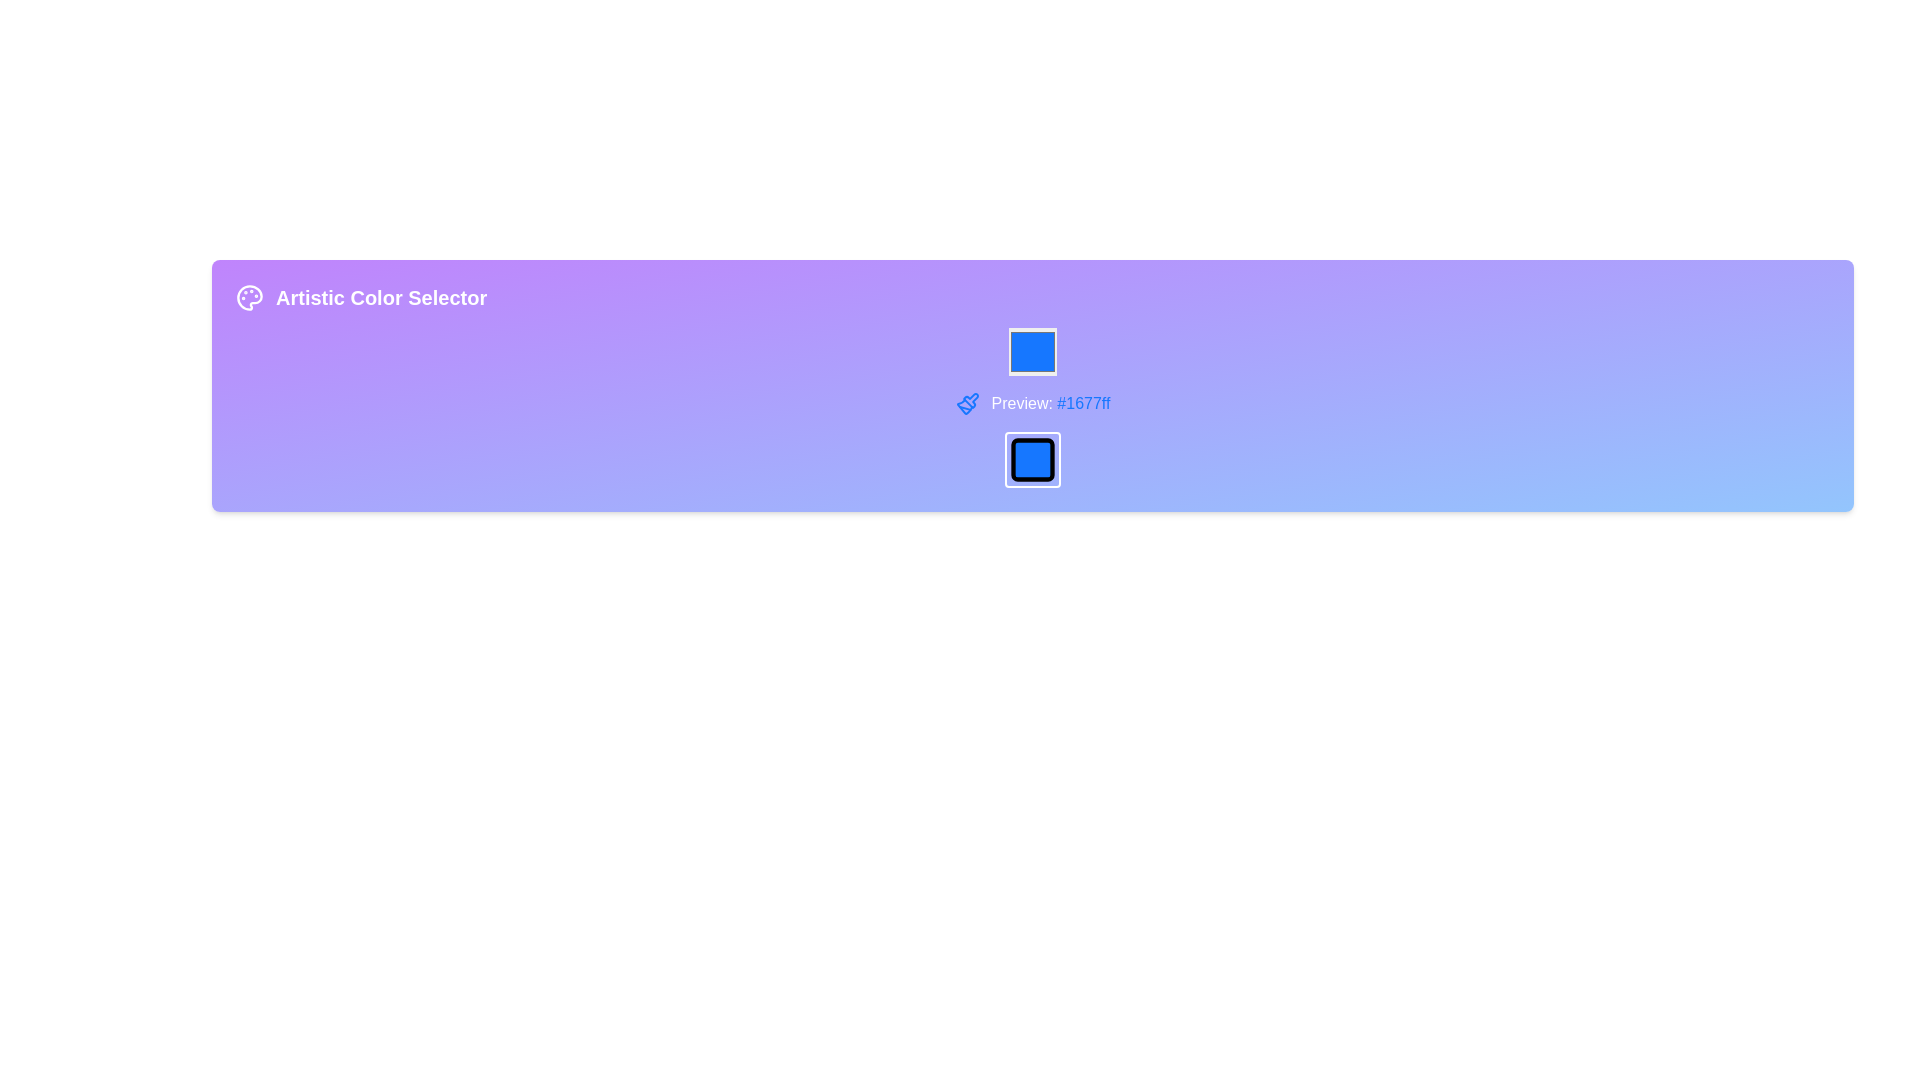  Describe the element at coordinates (1032, 297) in the screenshot. I see `the 'Artistic Color Selector' header text label` at that location.